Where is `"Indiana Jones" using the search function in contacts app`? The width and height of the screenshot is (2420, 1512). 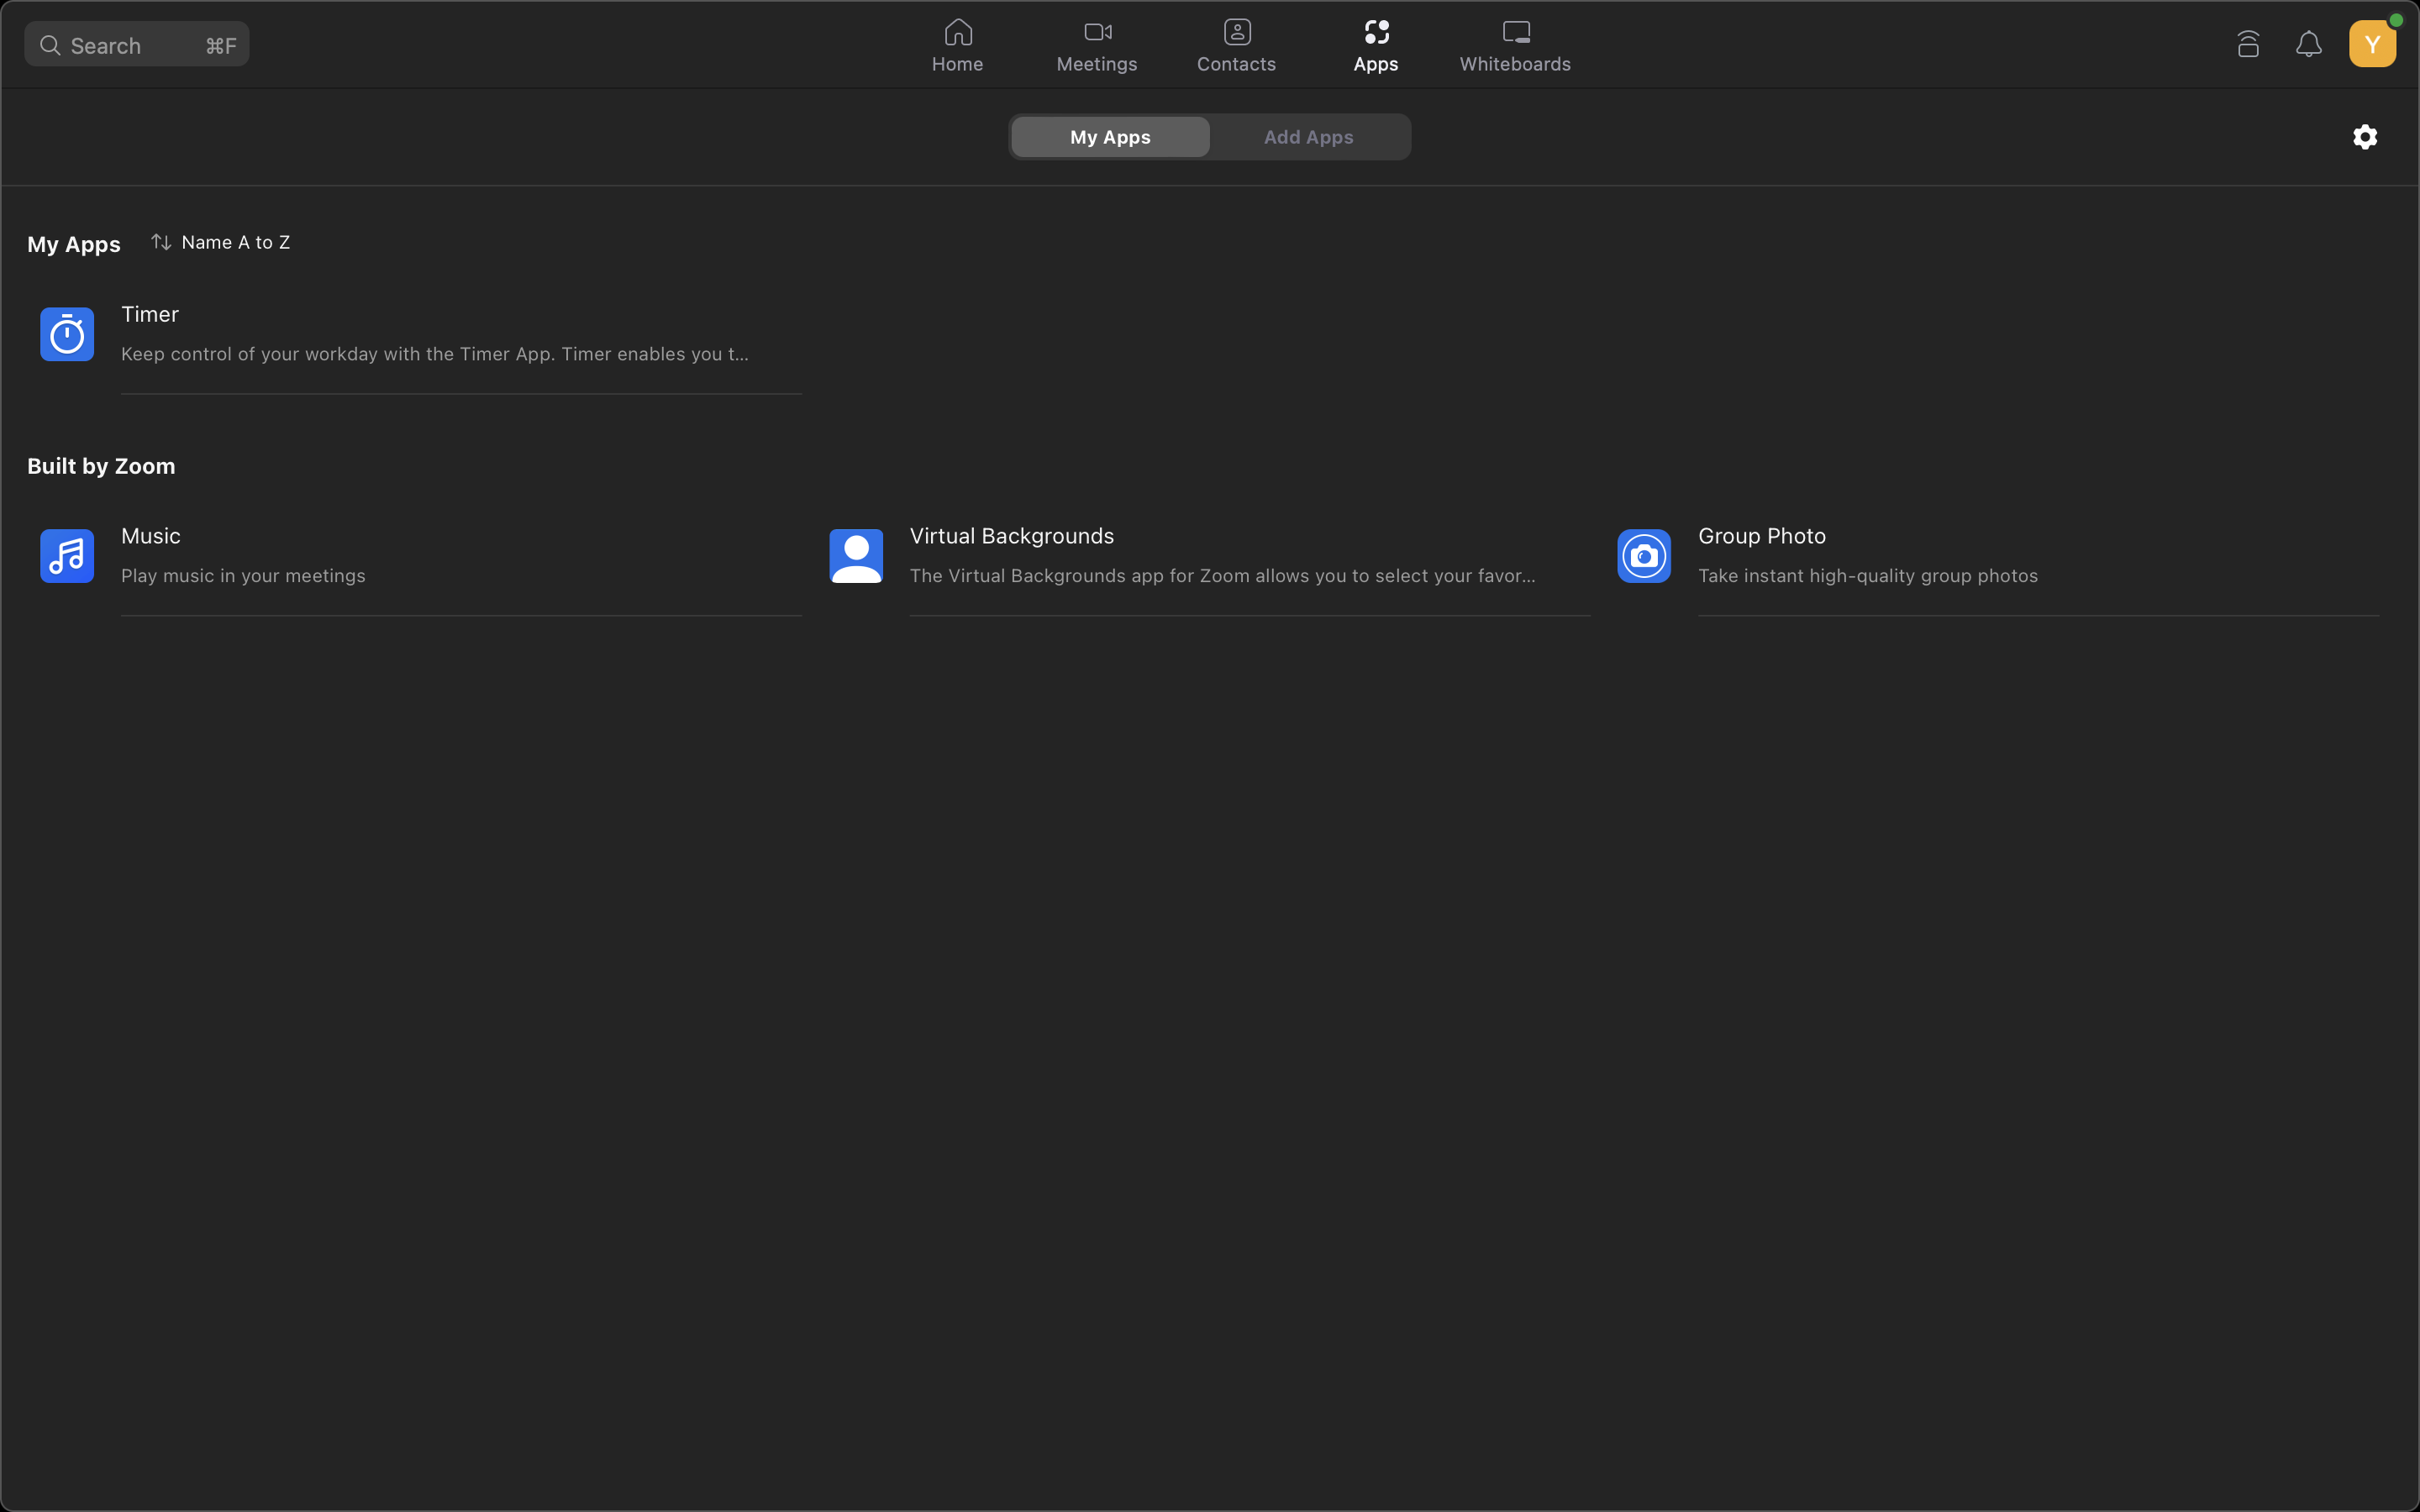
"Indiana Jones" using the search function in contacts app is located at coordinates (1235, 46).